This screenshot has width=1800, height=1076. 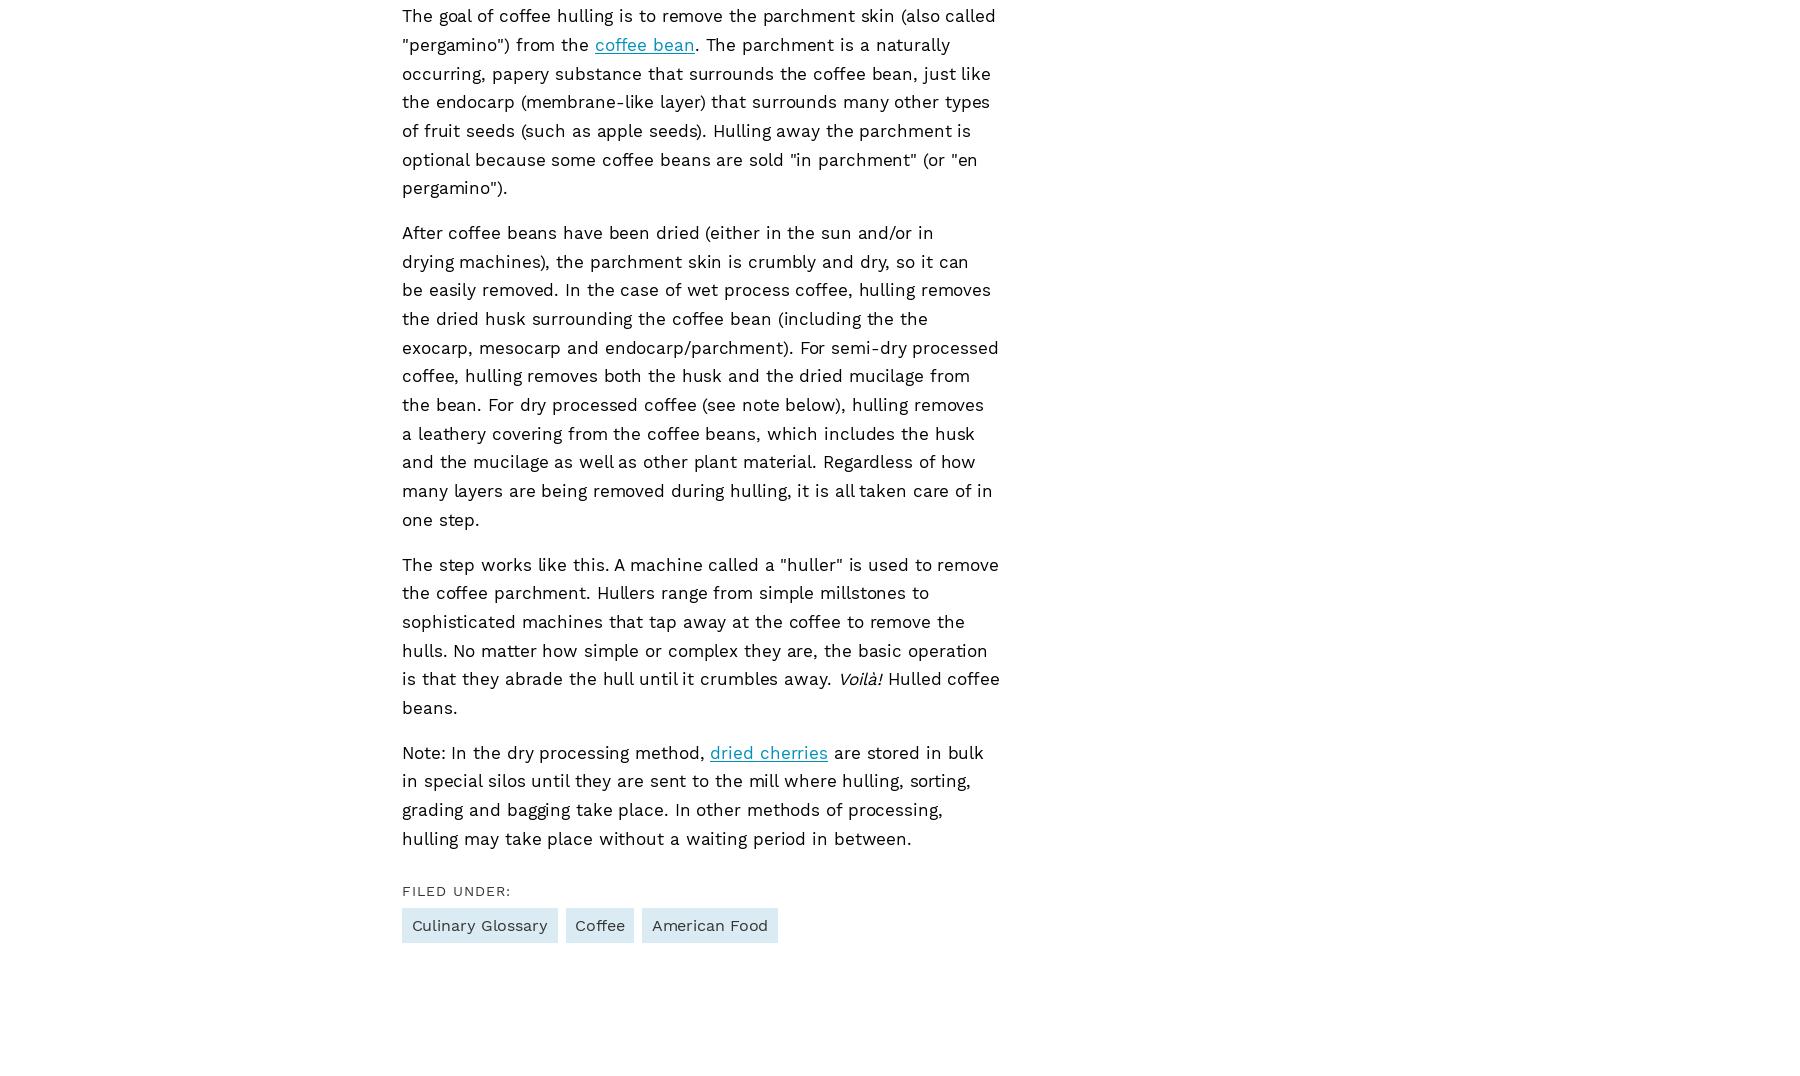 What do you see at coordinates (477, 923) in the screenshot?
I see `'Culinary Glossary'` at bounding box center [477, 923].